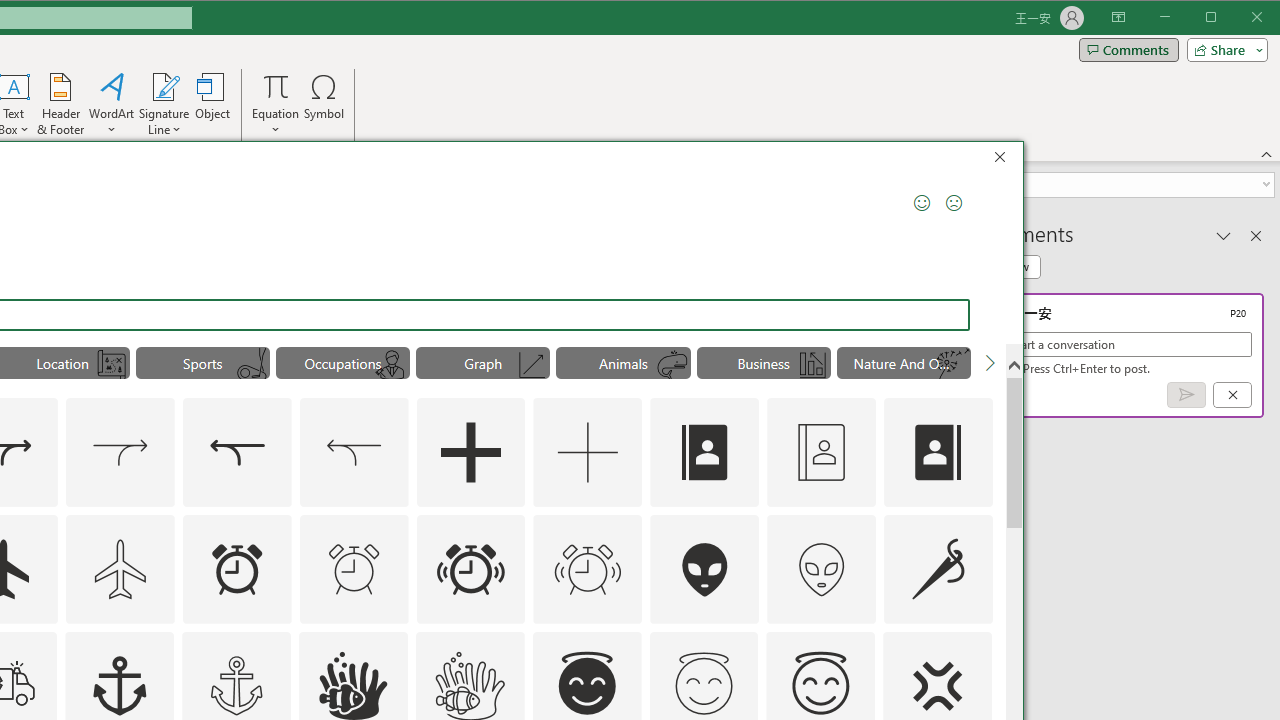 The height and width of the screenshot is (720, 1280). What do you see at coordinates (164, 85) in the screenshot?
I see `'Signature Line'` at bounding box center [164, 85].